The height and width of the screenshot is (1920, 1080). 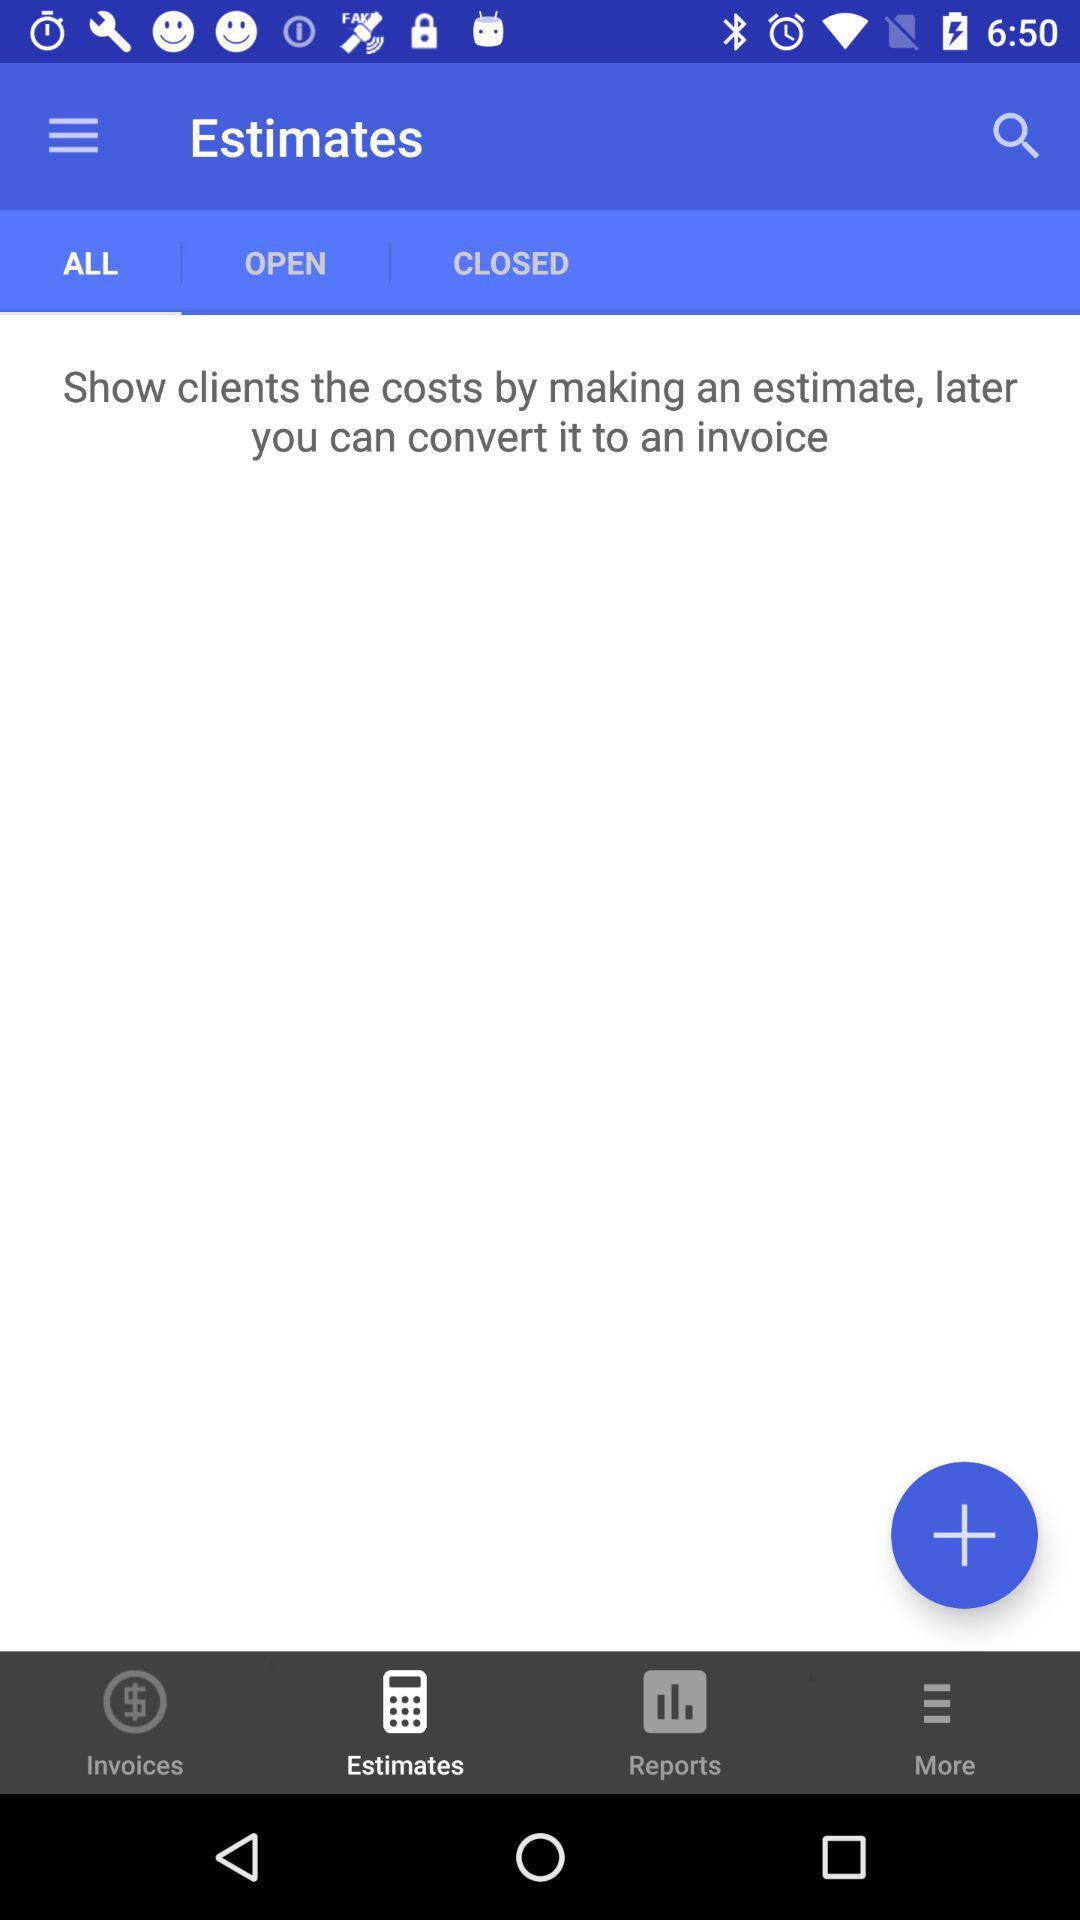 What do you see at coordinates (945, 1736) in the screenshot?
I see `the item to the right of the reports icon` at bounding box center [945, 1736].